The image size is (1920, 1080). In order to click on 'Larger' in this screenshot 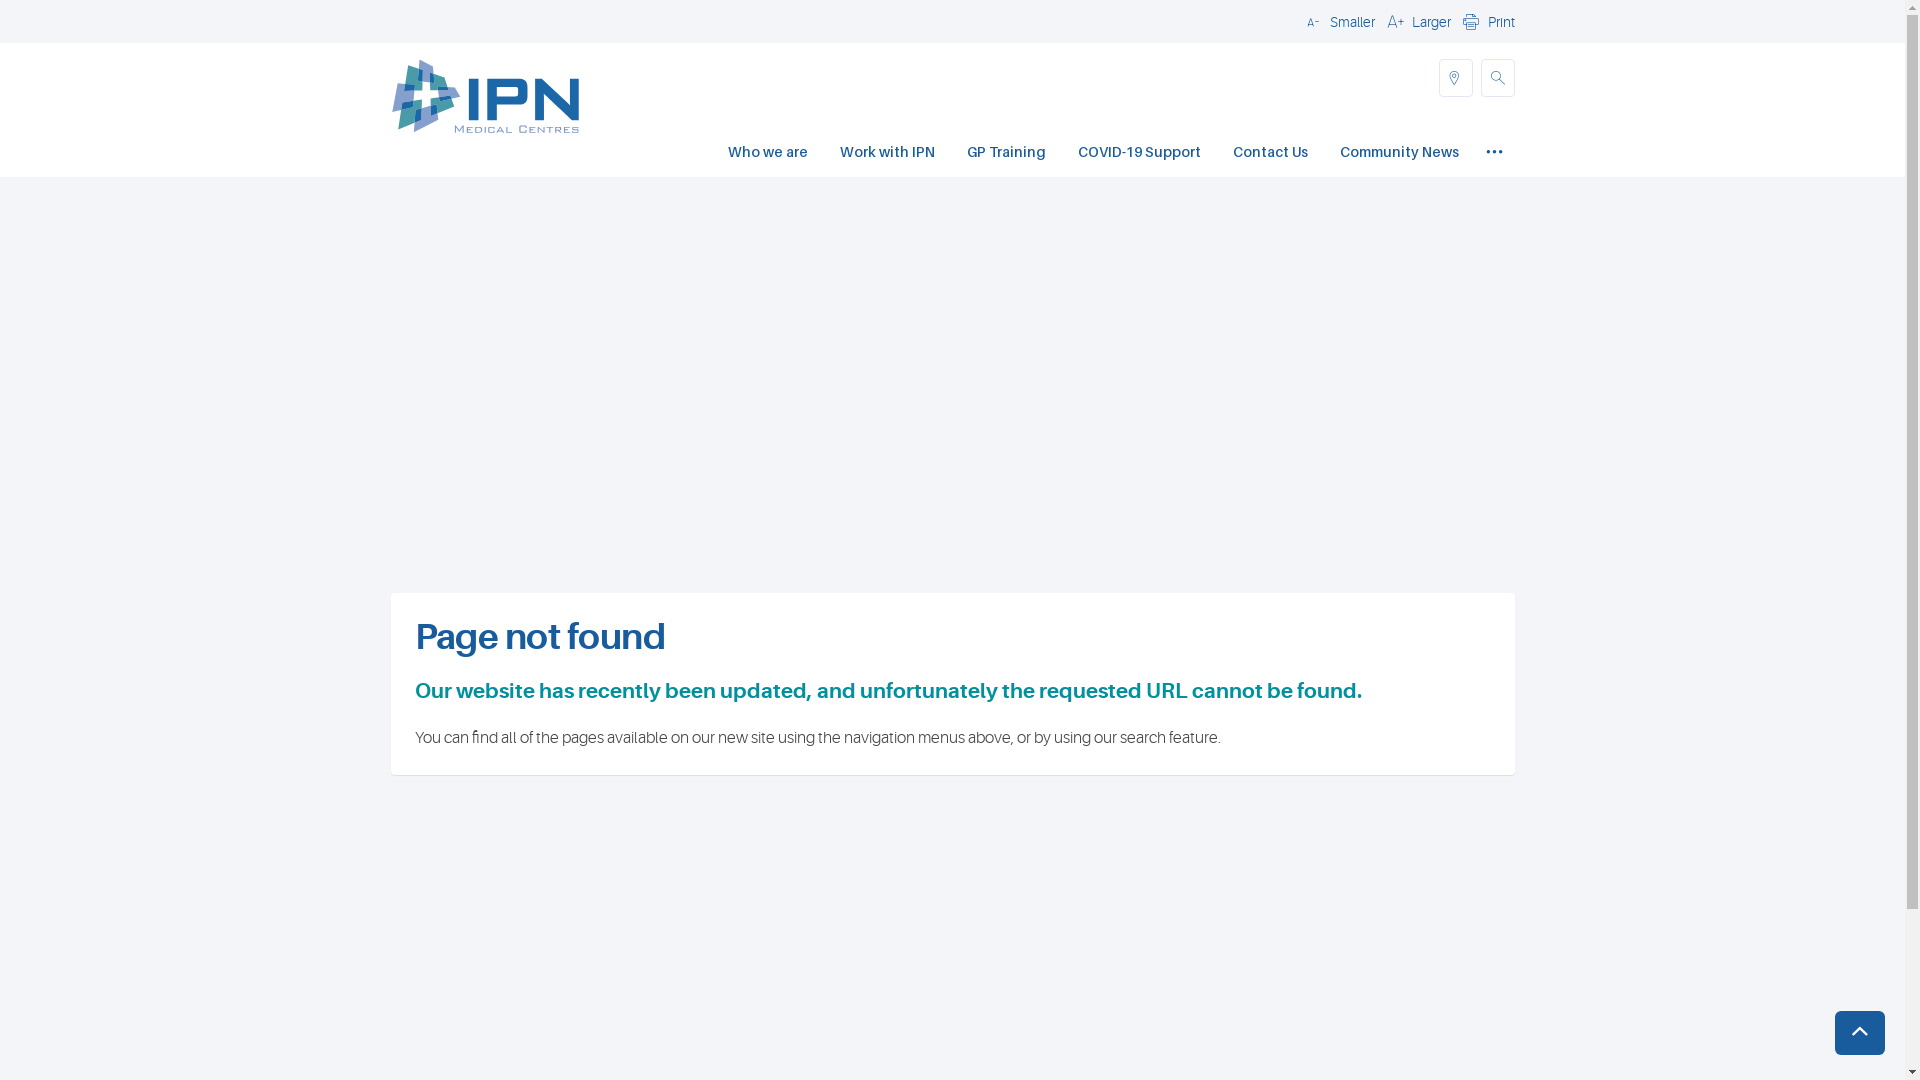, I will do `click(1415, 20)`.